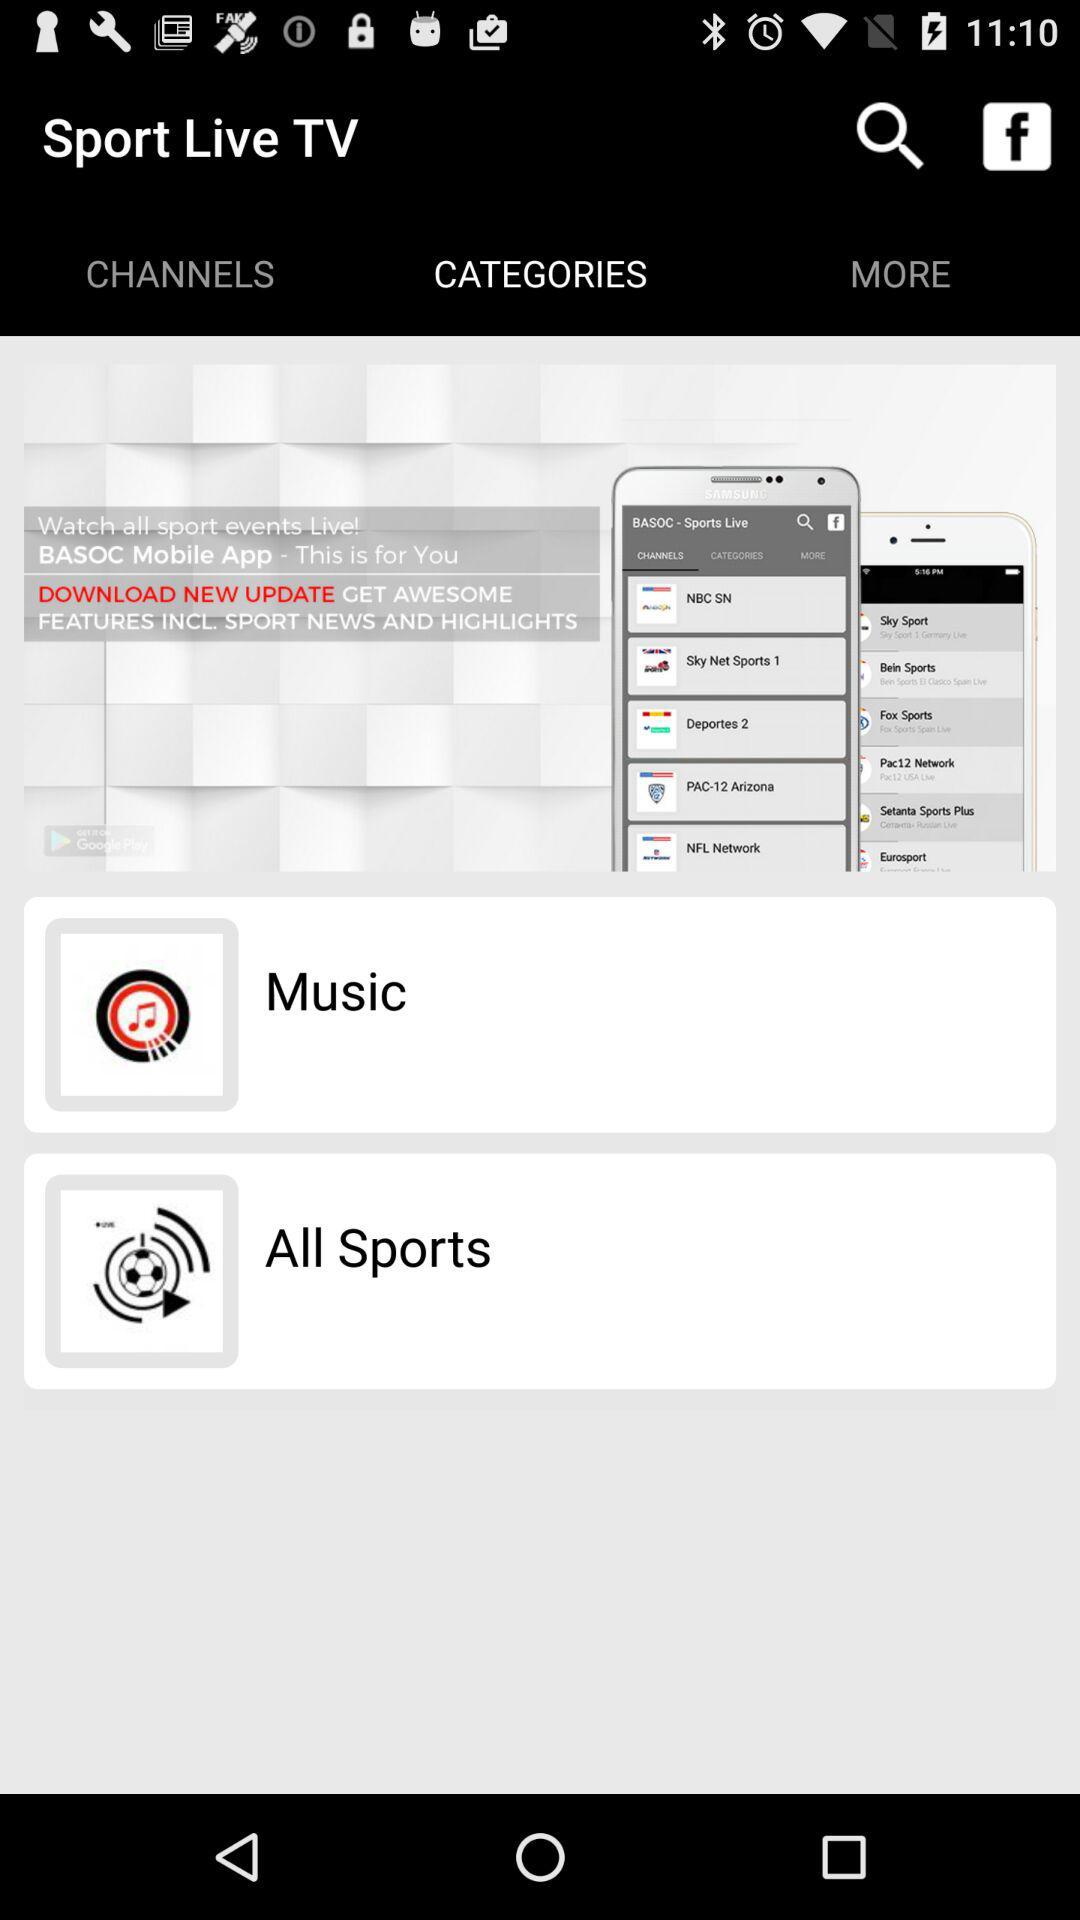  What do you see at coordinates (1017, 135) in the screenshot?
I see `the icon above the more item` at bounding box center [1017, 135].